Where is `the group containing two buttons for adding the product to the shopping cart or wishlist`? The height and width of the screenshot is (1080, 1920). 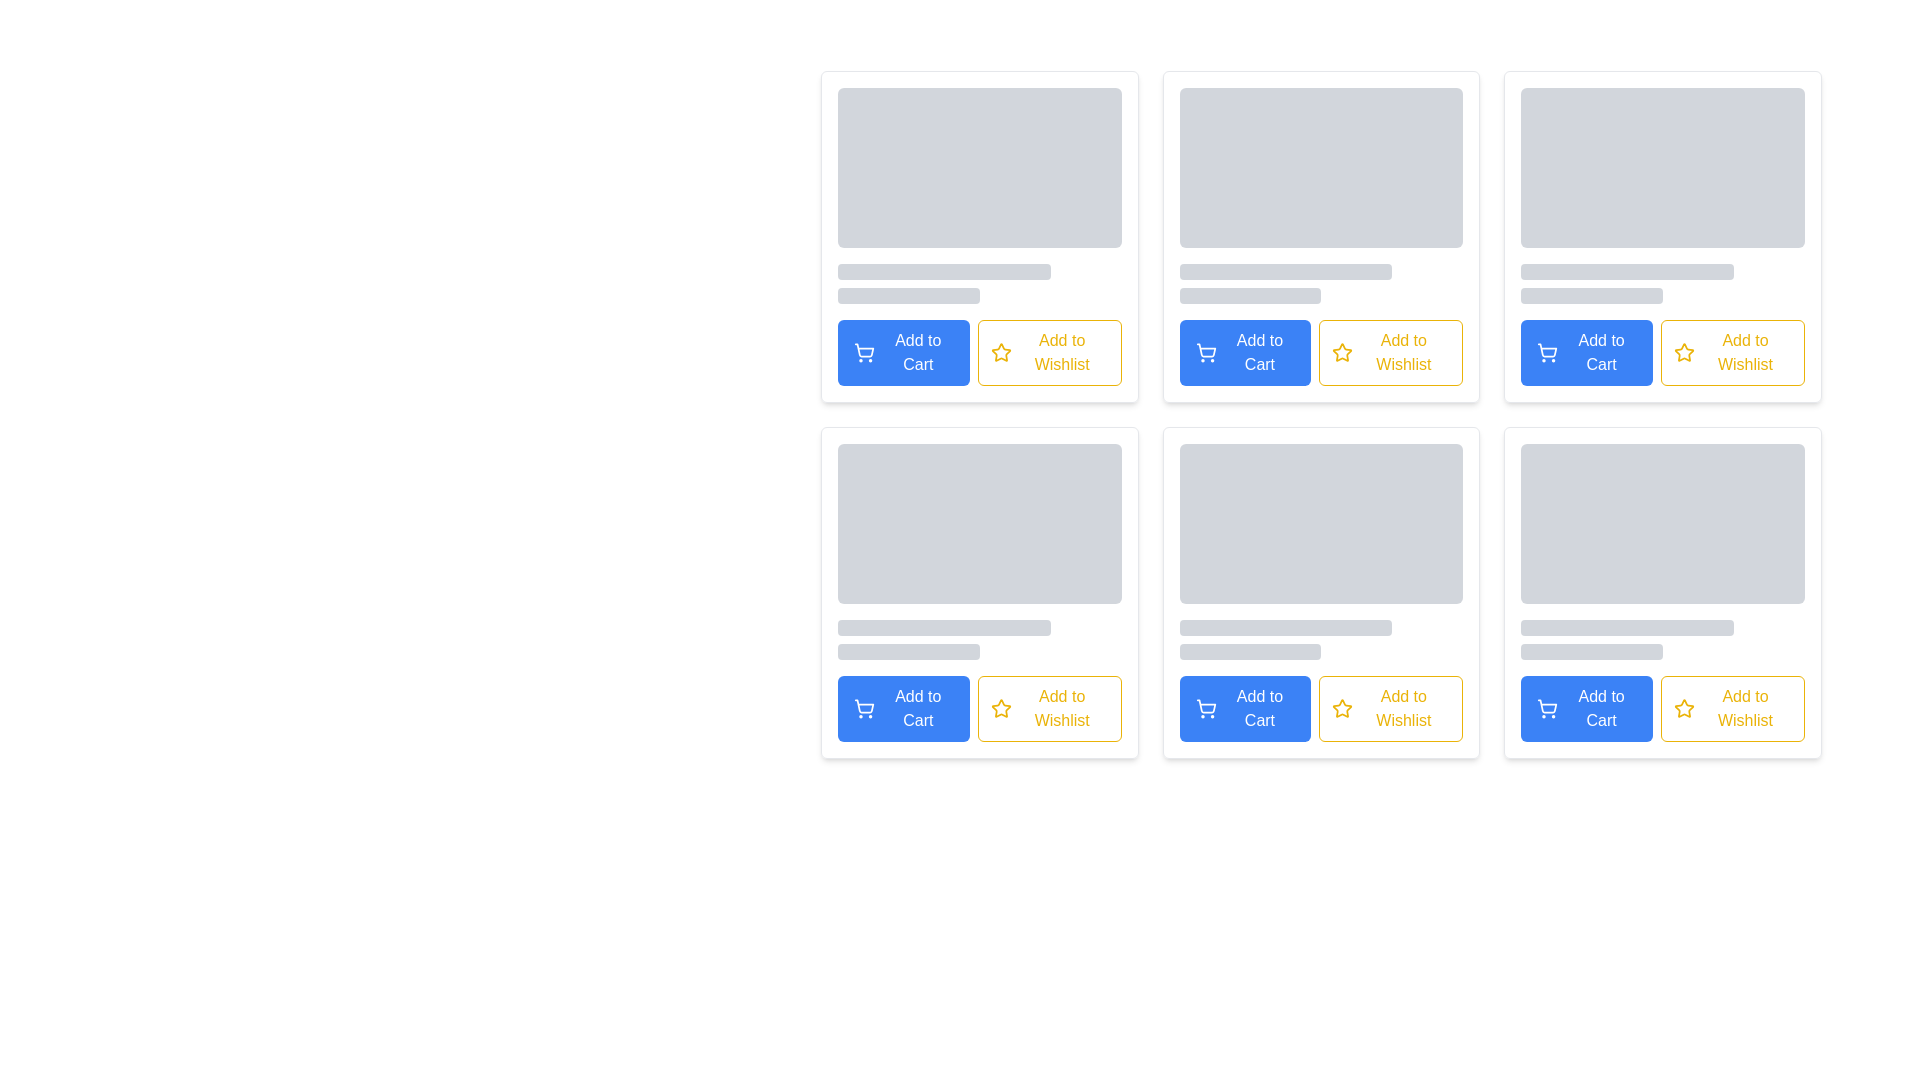 the group containing two buttons for adding the product to the shopping cart or wishlist is located at coordinates (1663, 352).